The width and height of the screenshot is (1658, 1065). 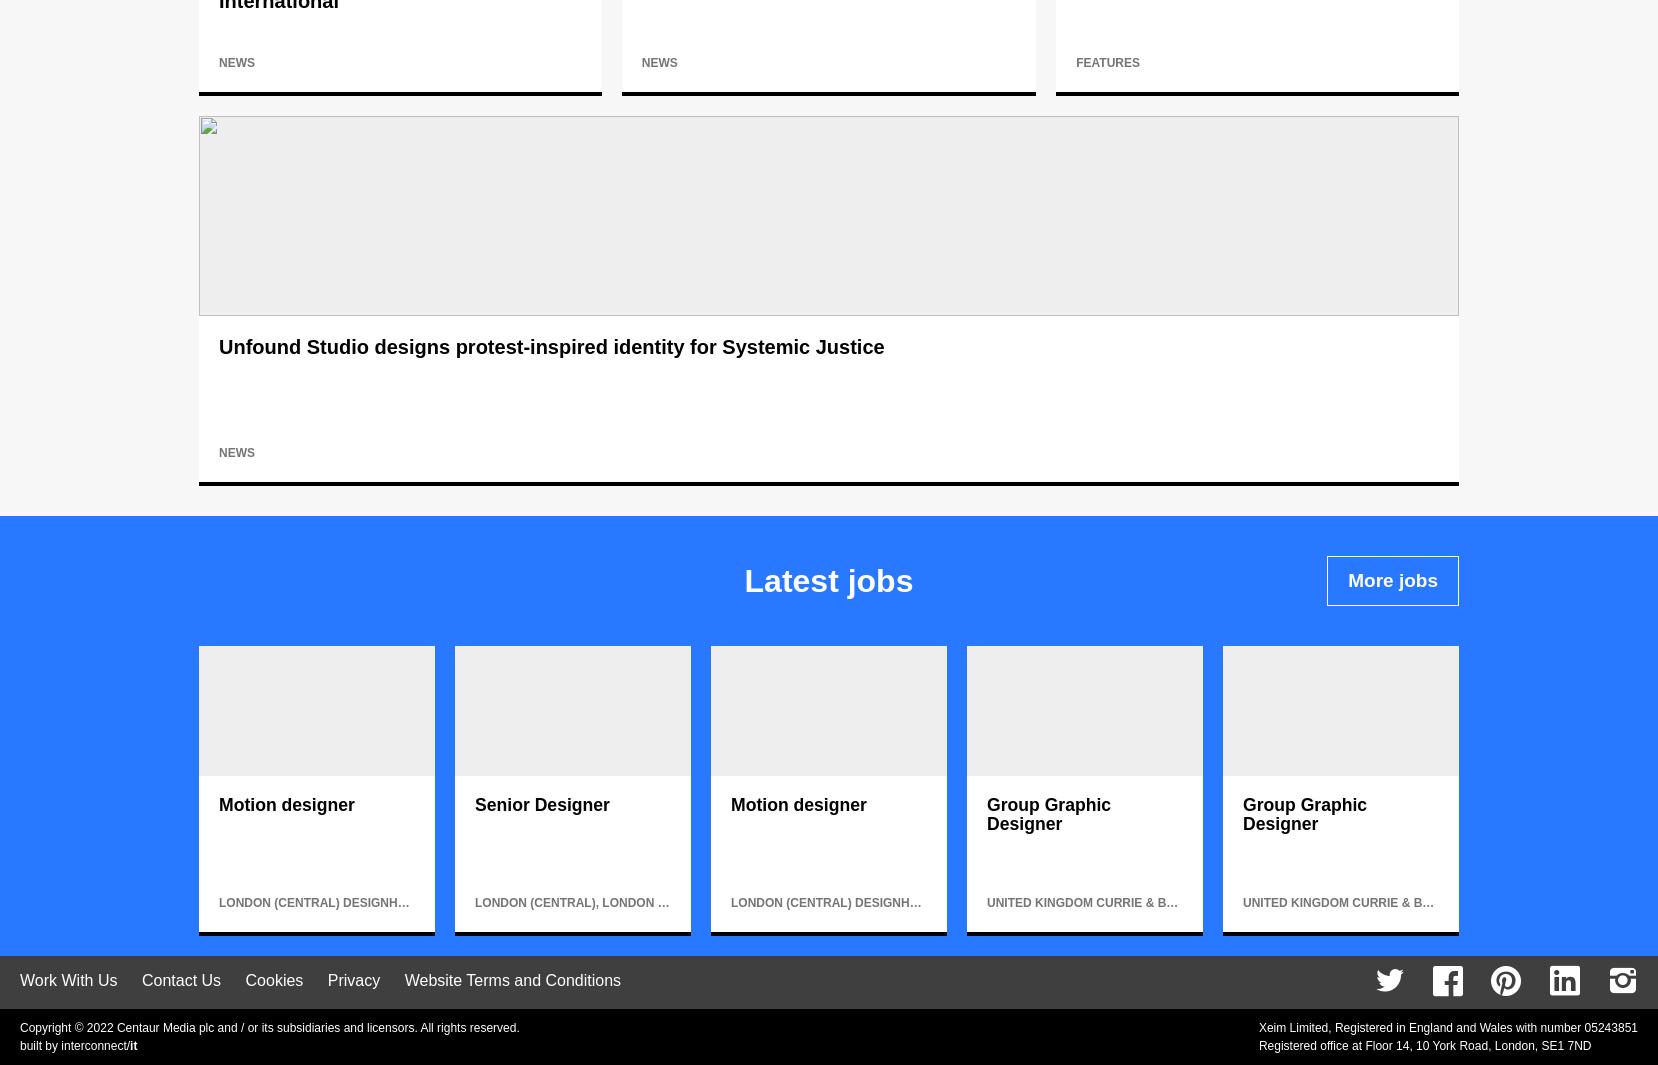 I want to click on 'More jobs', so click(x=1392, y=580).